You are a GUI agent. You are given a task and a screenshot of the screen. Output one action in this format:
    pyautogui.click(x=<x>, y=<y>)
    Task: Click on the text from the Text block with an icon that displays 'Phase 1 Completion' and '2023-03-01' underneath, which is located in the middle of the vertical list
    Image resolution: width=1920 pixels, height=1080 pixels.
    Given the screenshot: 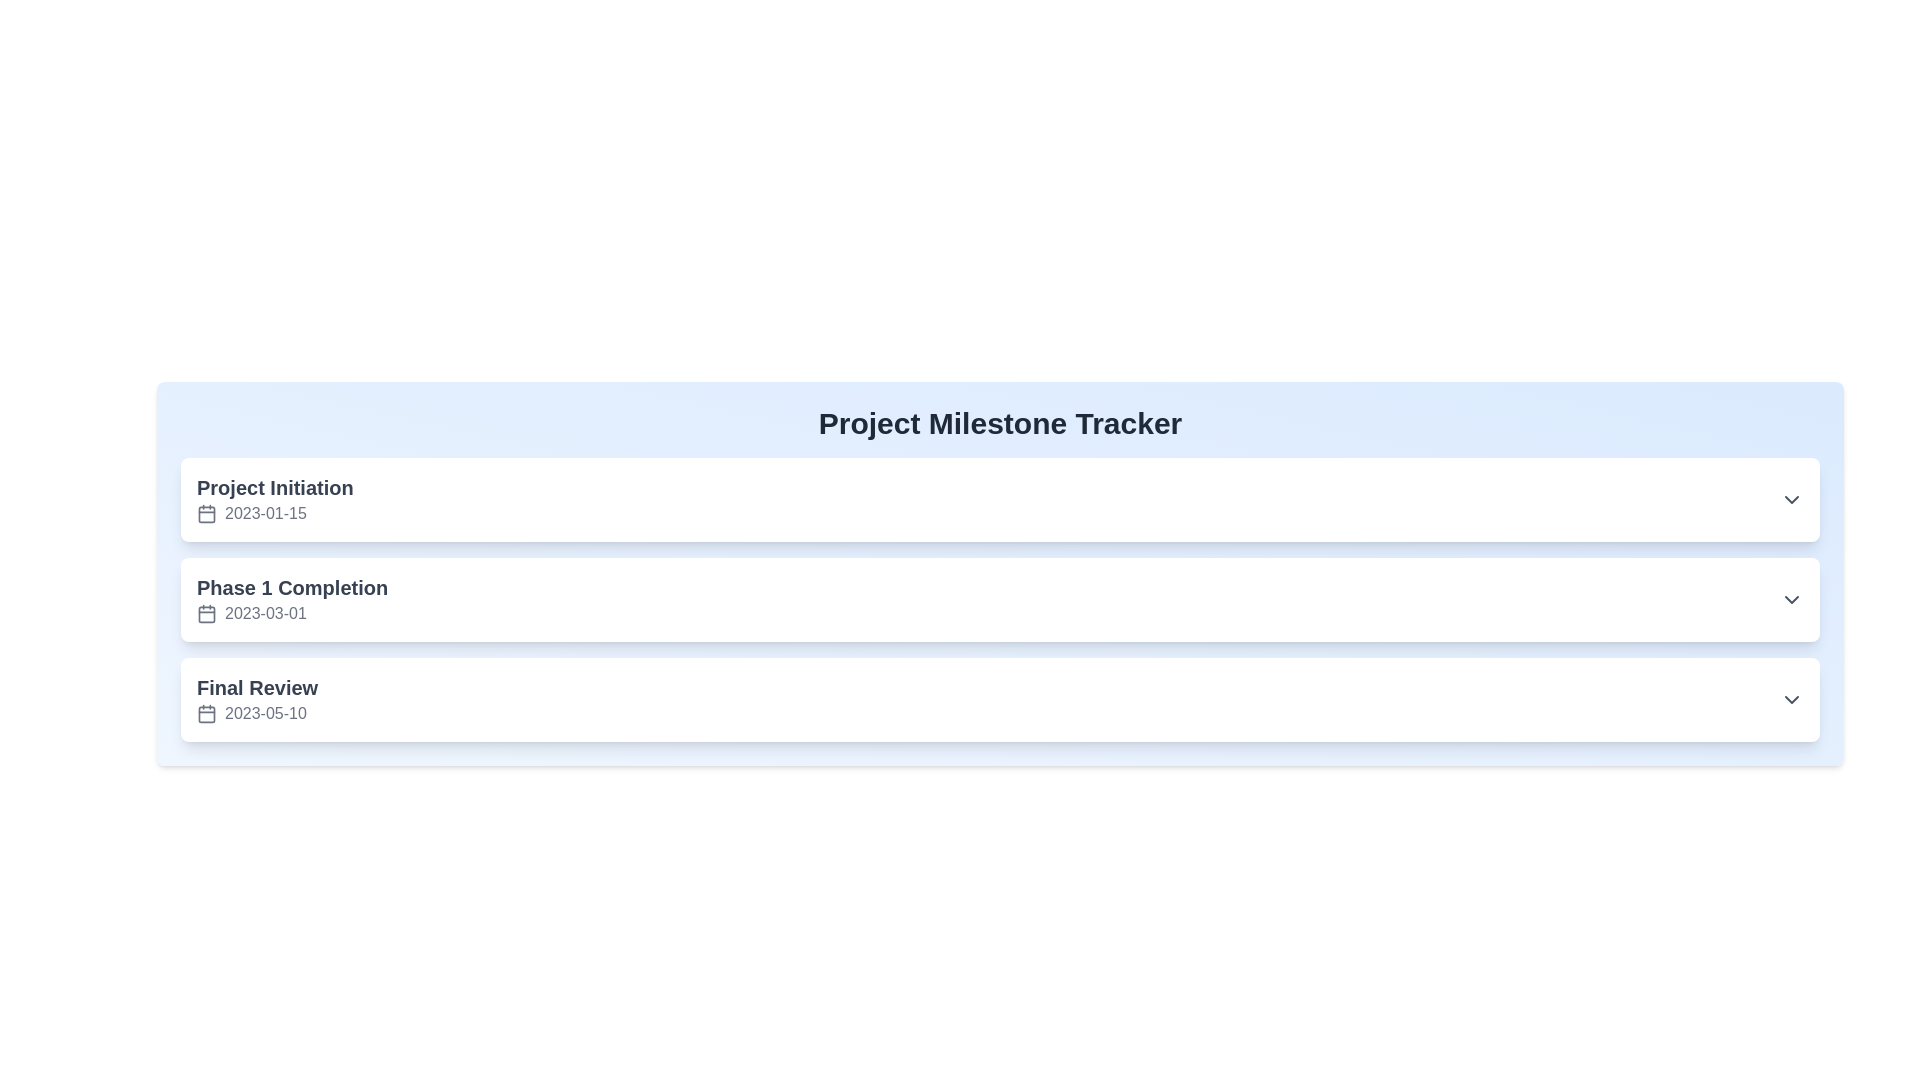 What is the action you would take?
    pyautogui.click(x=291, y=599)
    